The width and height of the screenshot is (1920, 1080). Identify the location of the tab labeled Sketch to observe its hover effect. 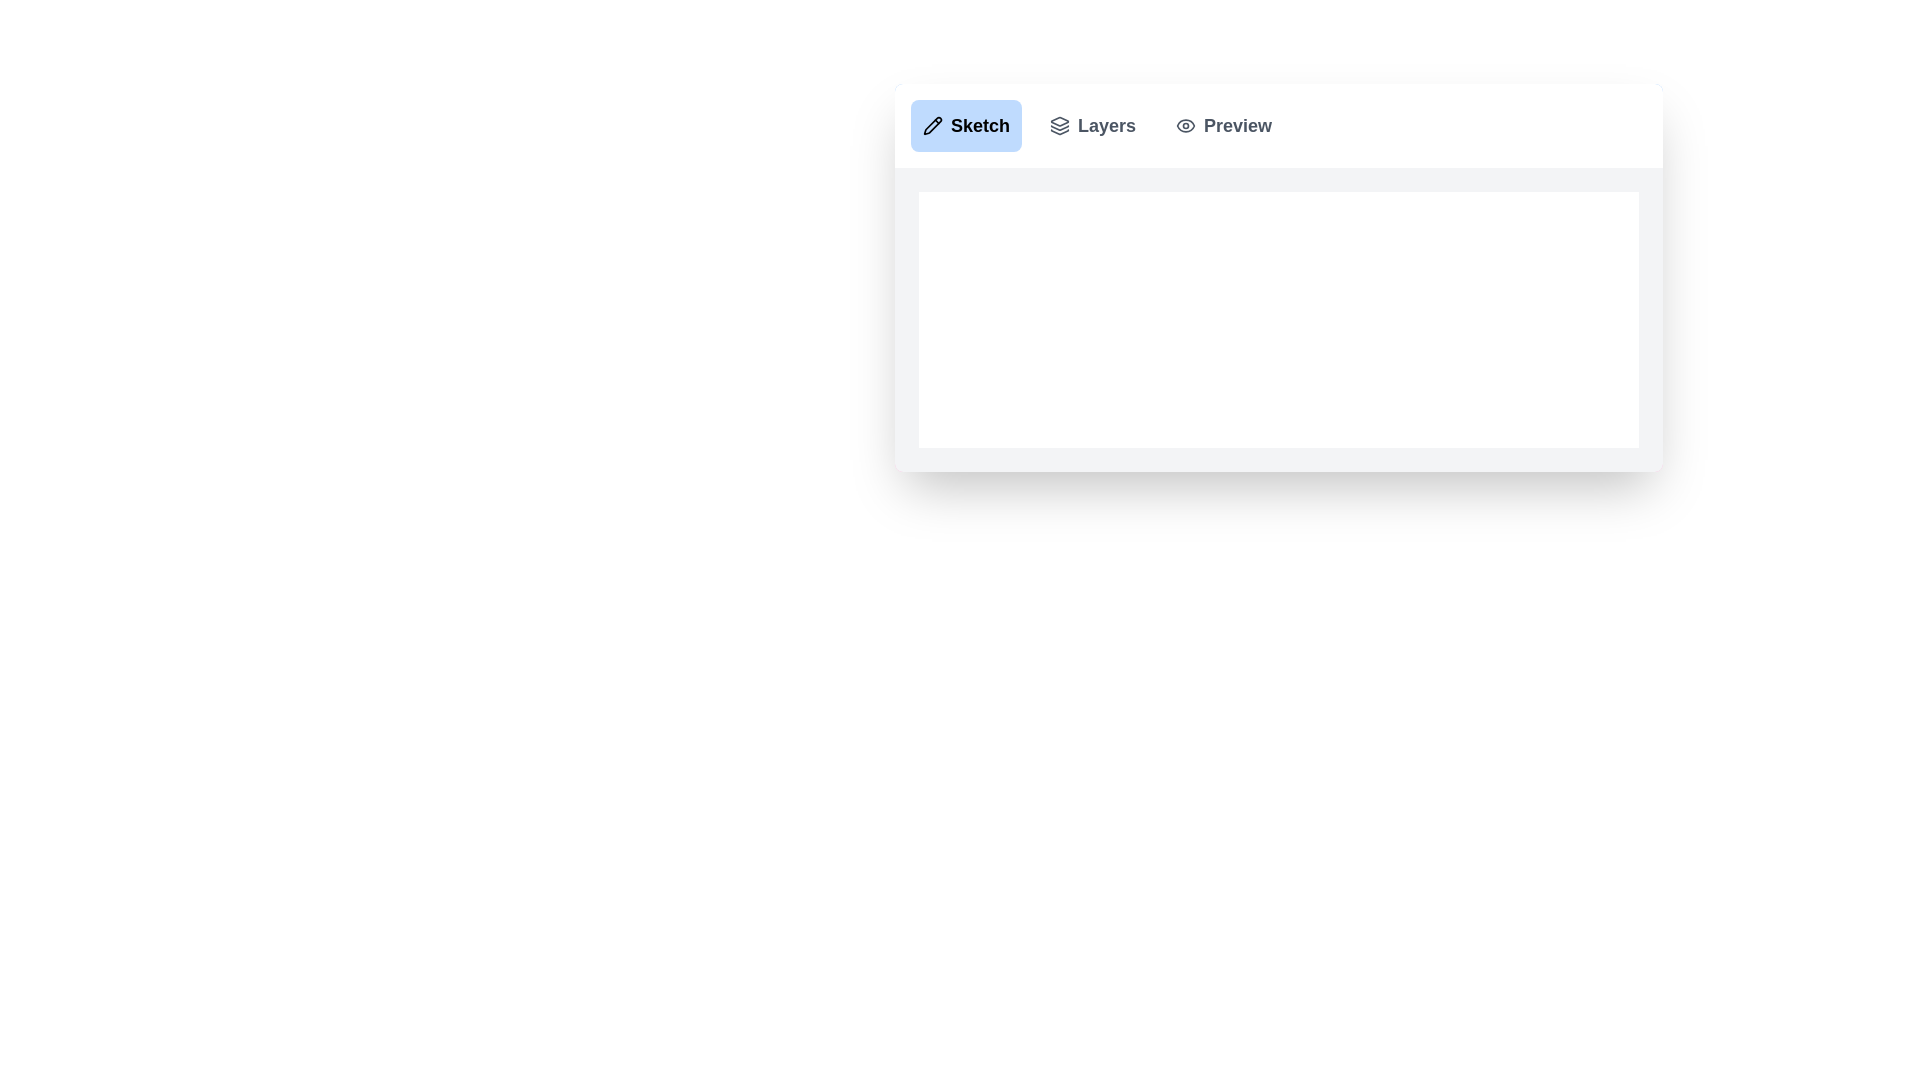
(966, 126).